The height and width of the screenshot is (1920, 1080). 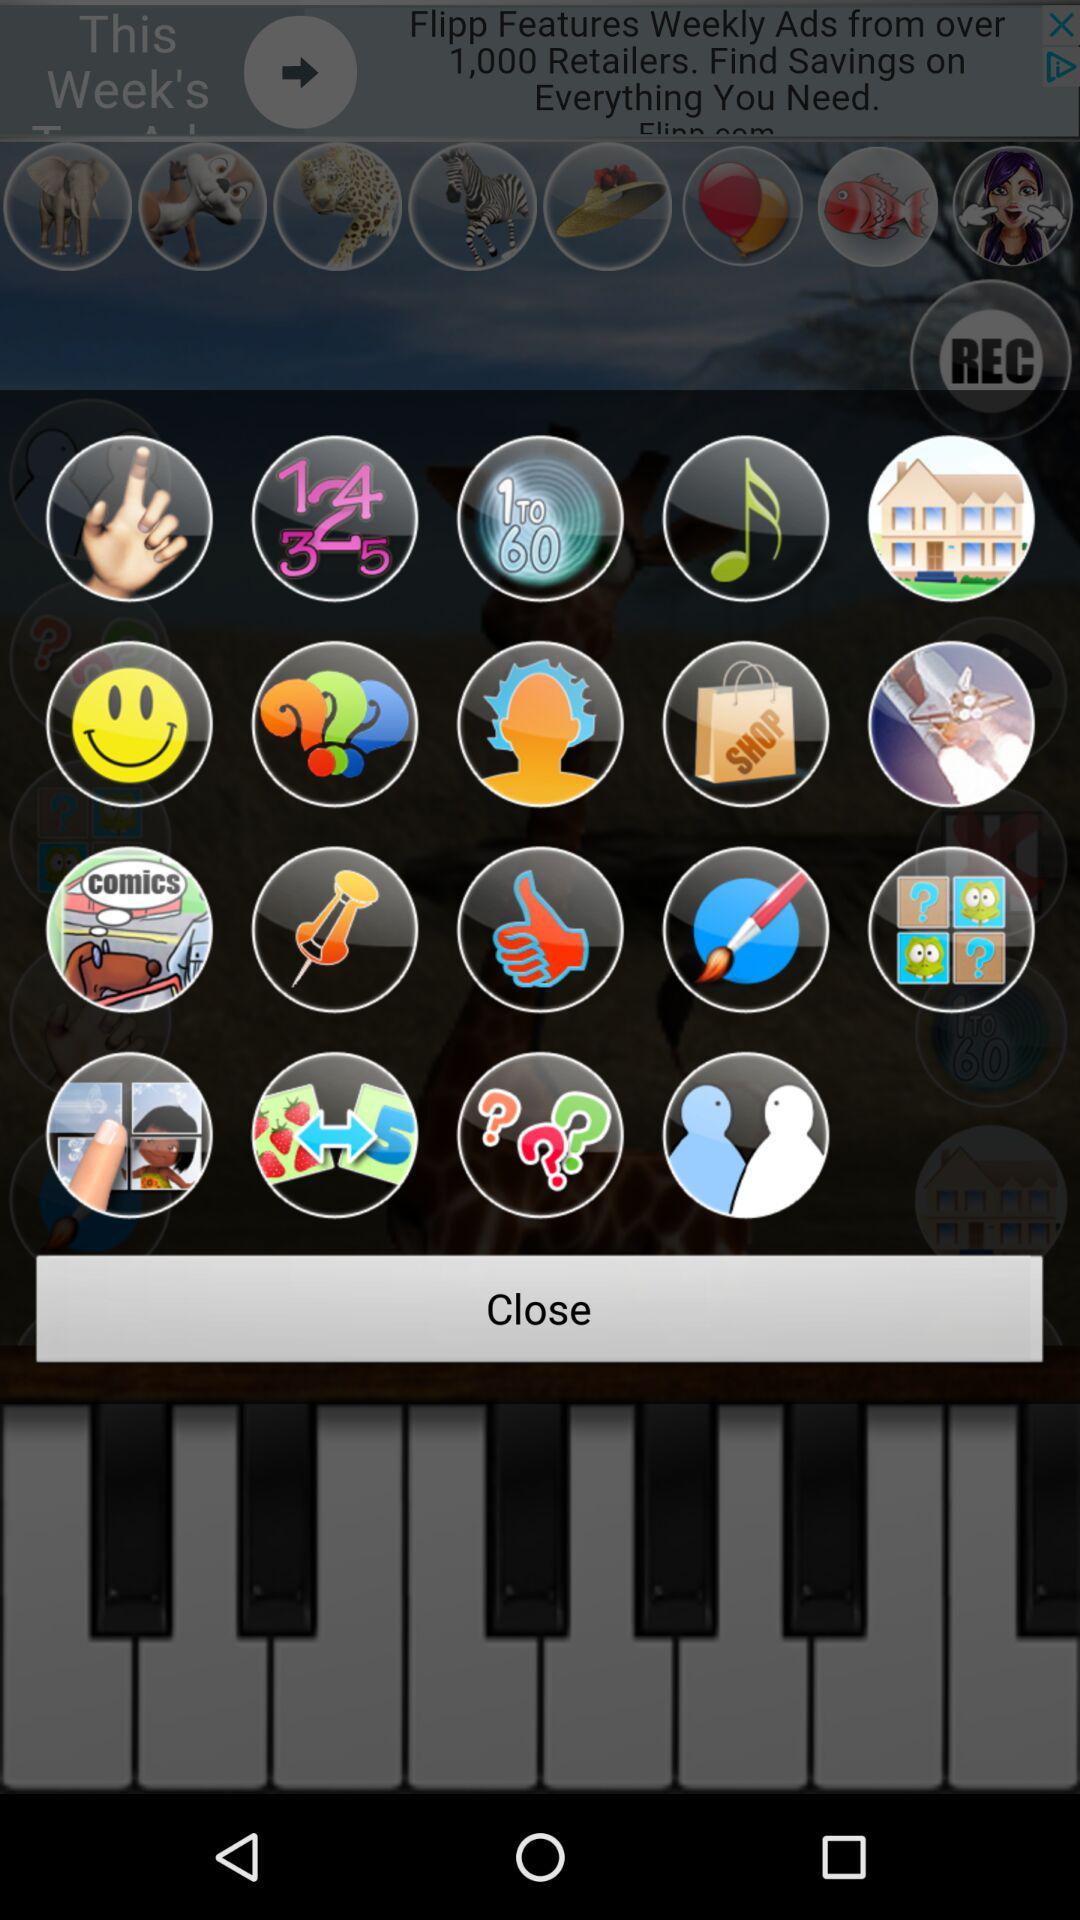 What do you see at coordinates (745, 723) in the screenshot?
I see `share the article` at bounding box center [745, 723].